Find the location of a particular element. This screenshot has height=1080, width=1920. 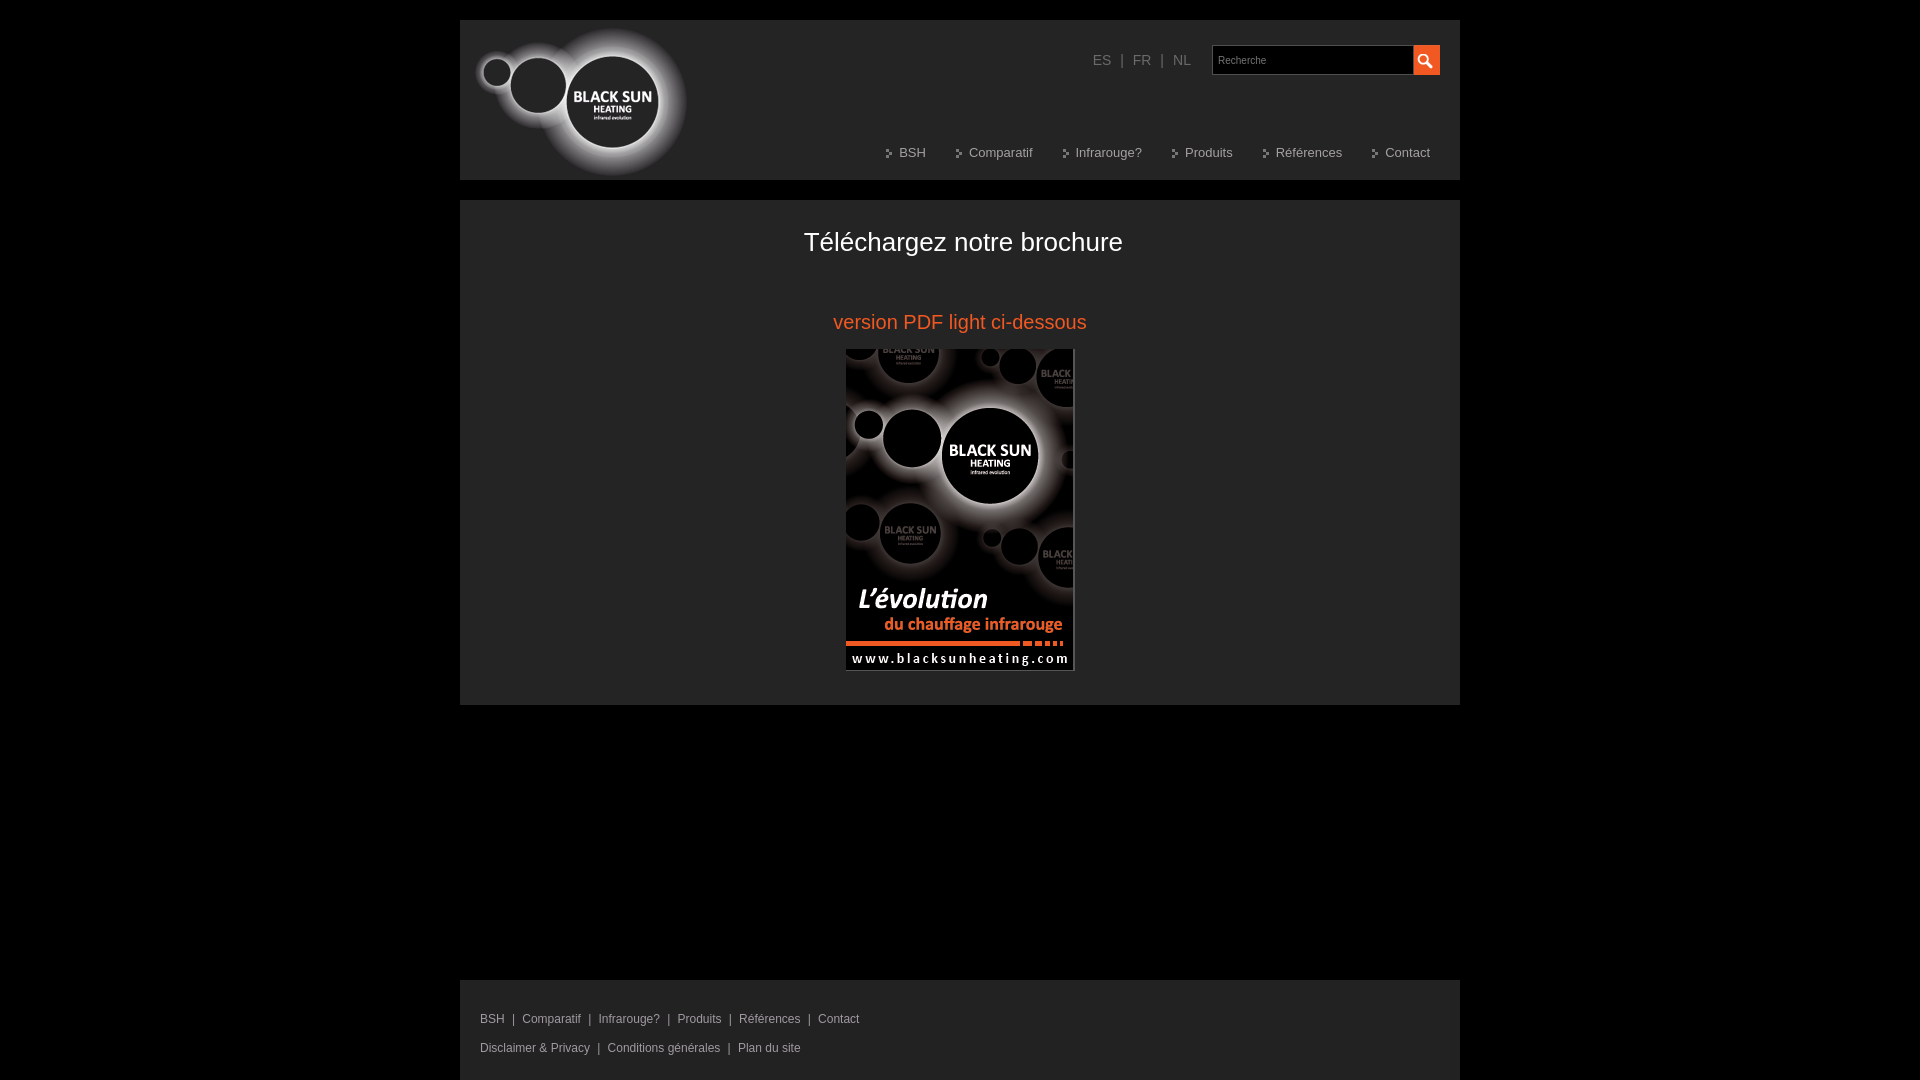

'Comparatif' is located at coordinates (551, 1018).